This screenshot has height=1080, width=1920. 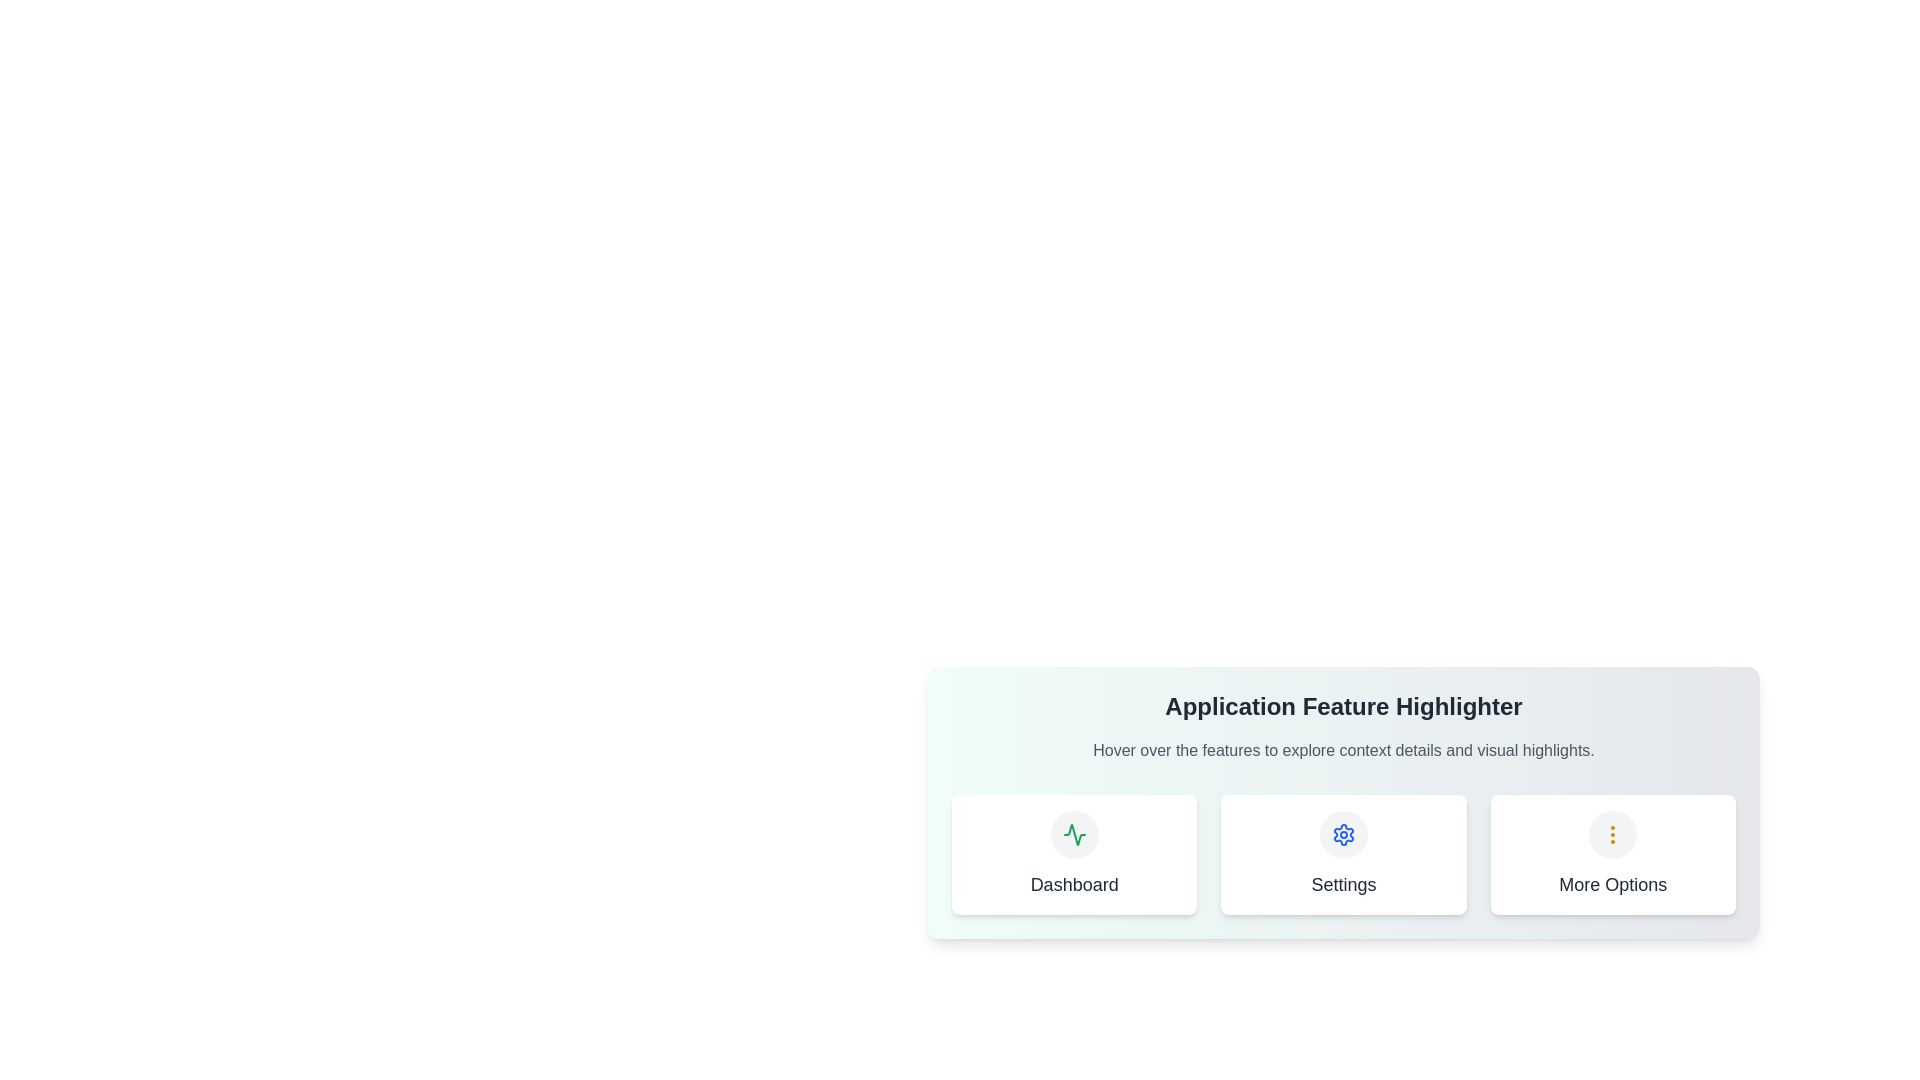 What do you see at coordinates (1613, 855) in the screenshot?
I see `the 'More Options' card, which is the third card from the left in a row of three cards` at bounding box center [1613, 855].